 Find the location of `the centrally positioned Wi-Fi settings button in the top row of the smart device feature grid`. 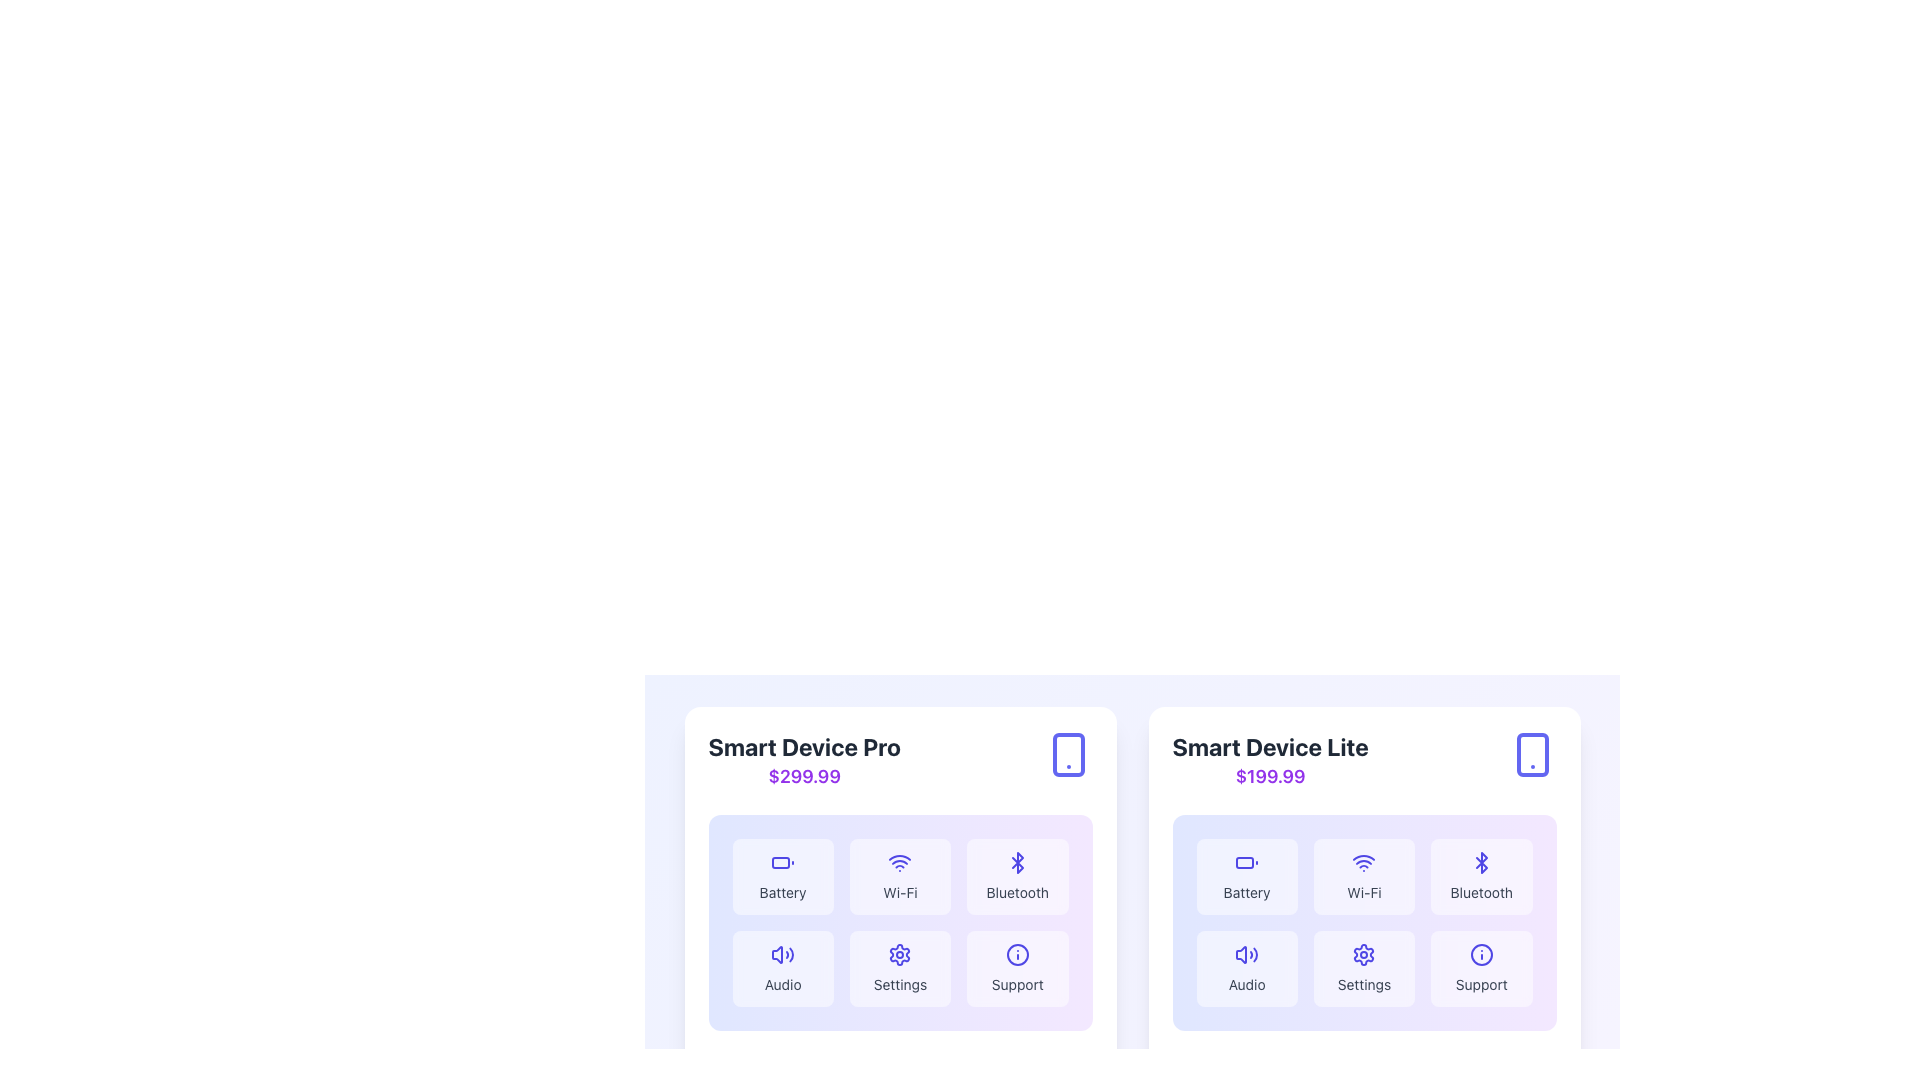

the centrally positioned Wi-Fi settings button in the top row of the smart device feature grid is located at coordinates (899, 875).